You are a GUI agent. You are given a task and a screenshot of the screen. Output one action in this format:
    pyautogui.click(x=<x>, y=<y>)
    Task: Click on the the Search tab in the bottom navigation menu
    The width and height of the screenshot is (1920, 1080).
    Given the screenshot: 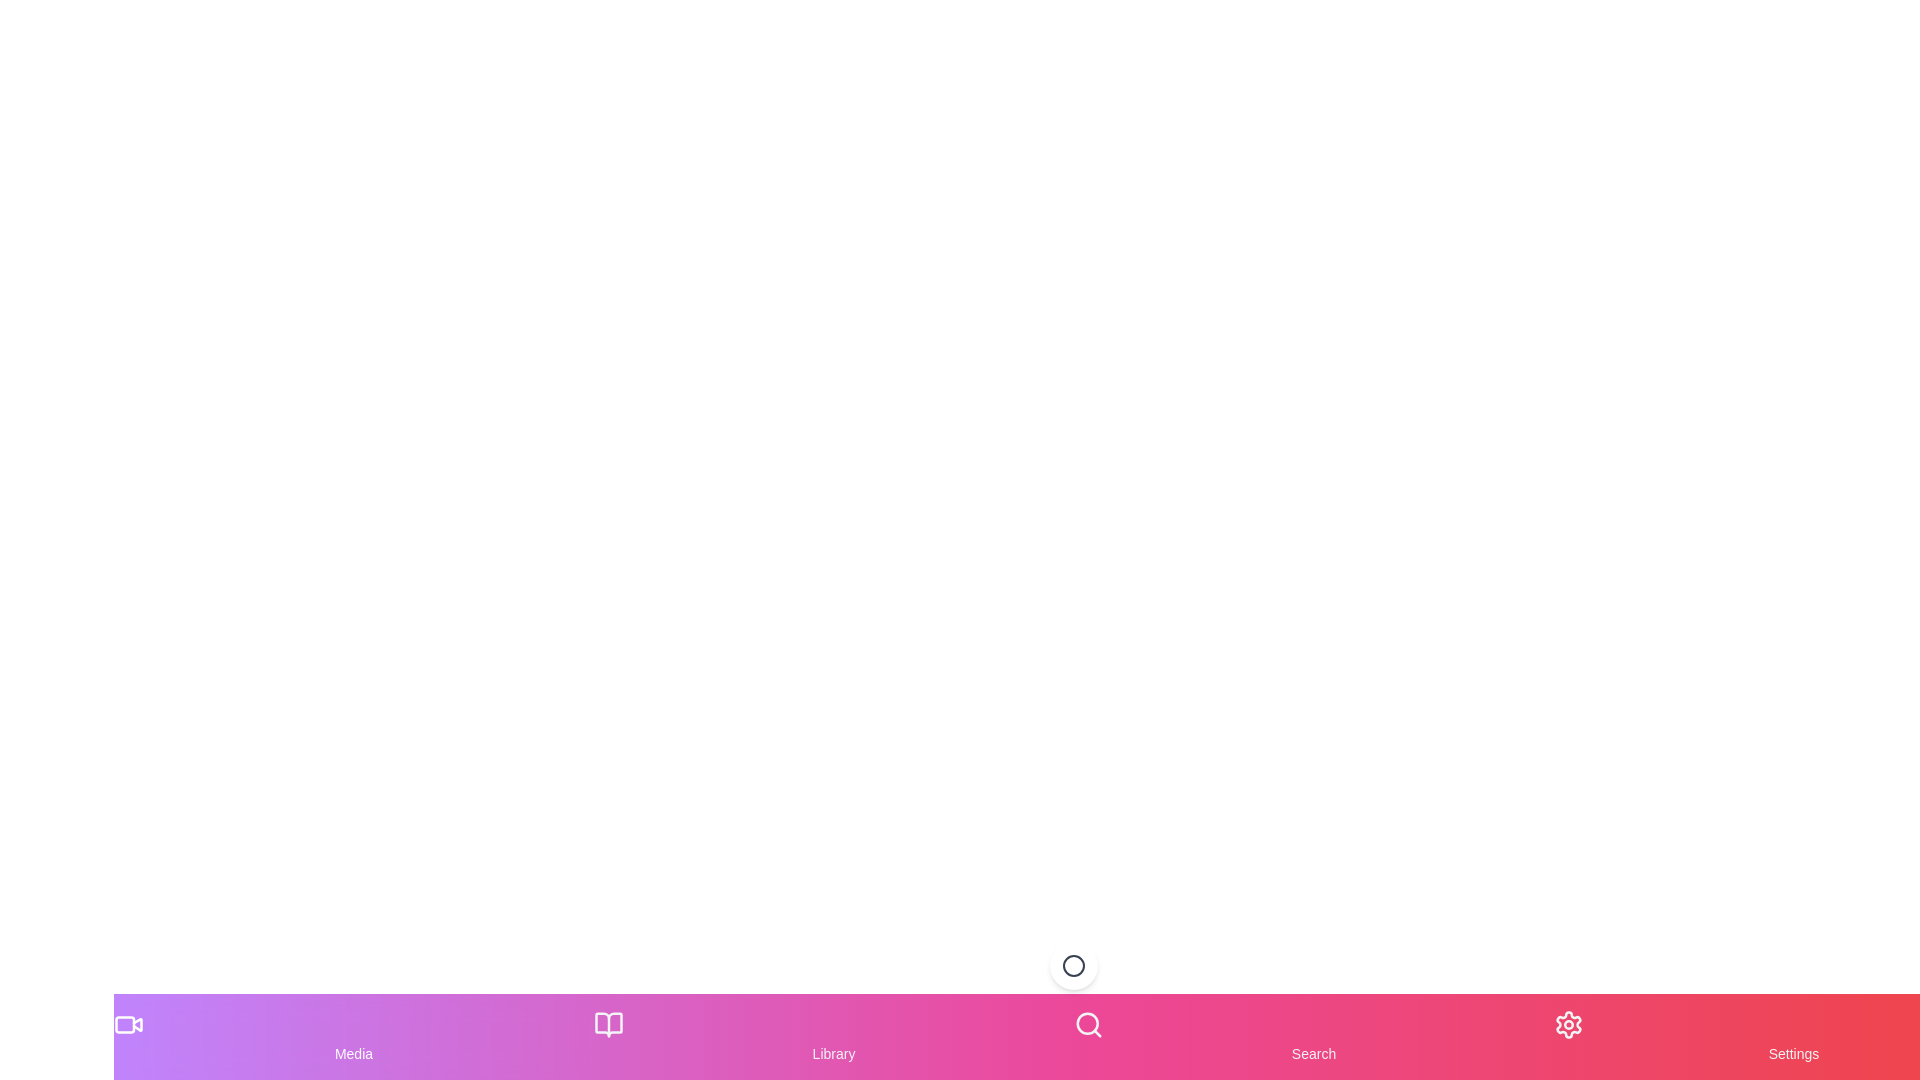 What is the action you would take?
    pyautogui.click(x=1314, y=1036)
    